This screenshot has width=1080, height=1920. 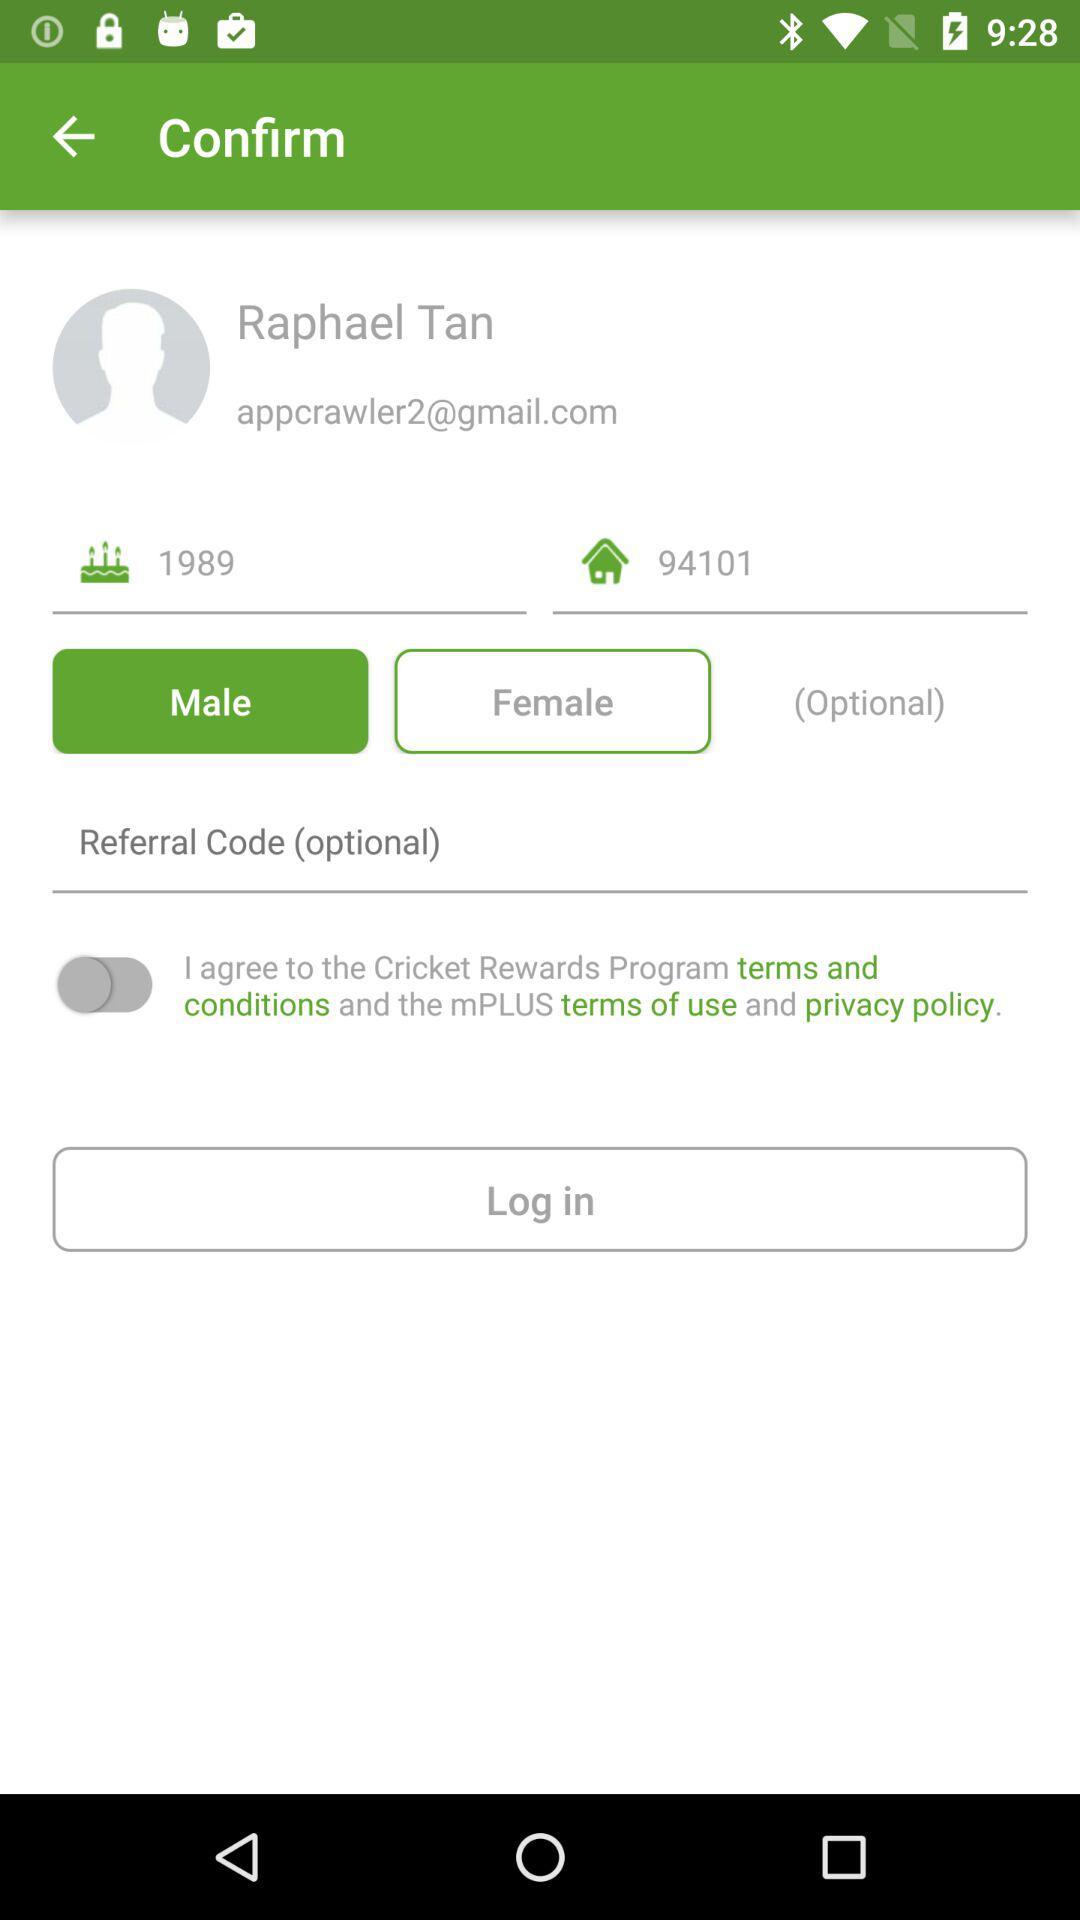 I want to click on log in, so click(x=540, y=1199).